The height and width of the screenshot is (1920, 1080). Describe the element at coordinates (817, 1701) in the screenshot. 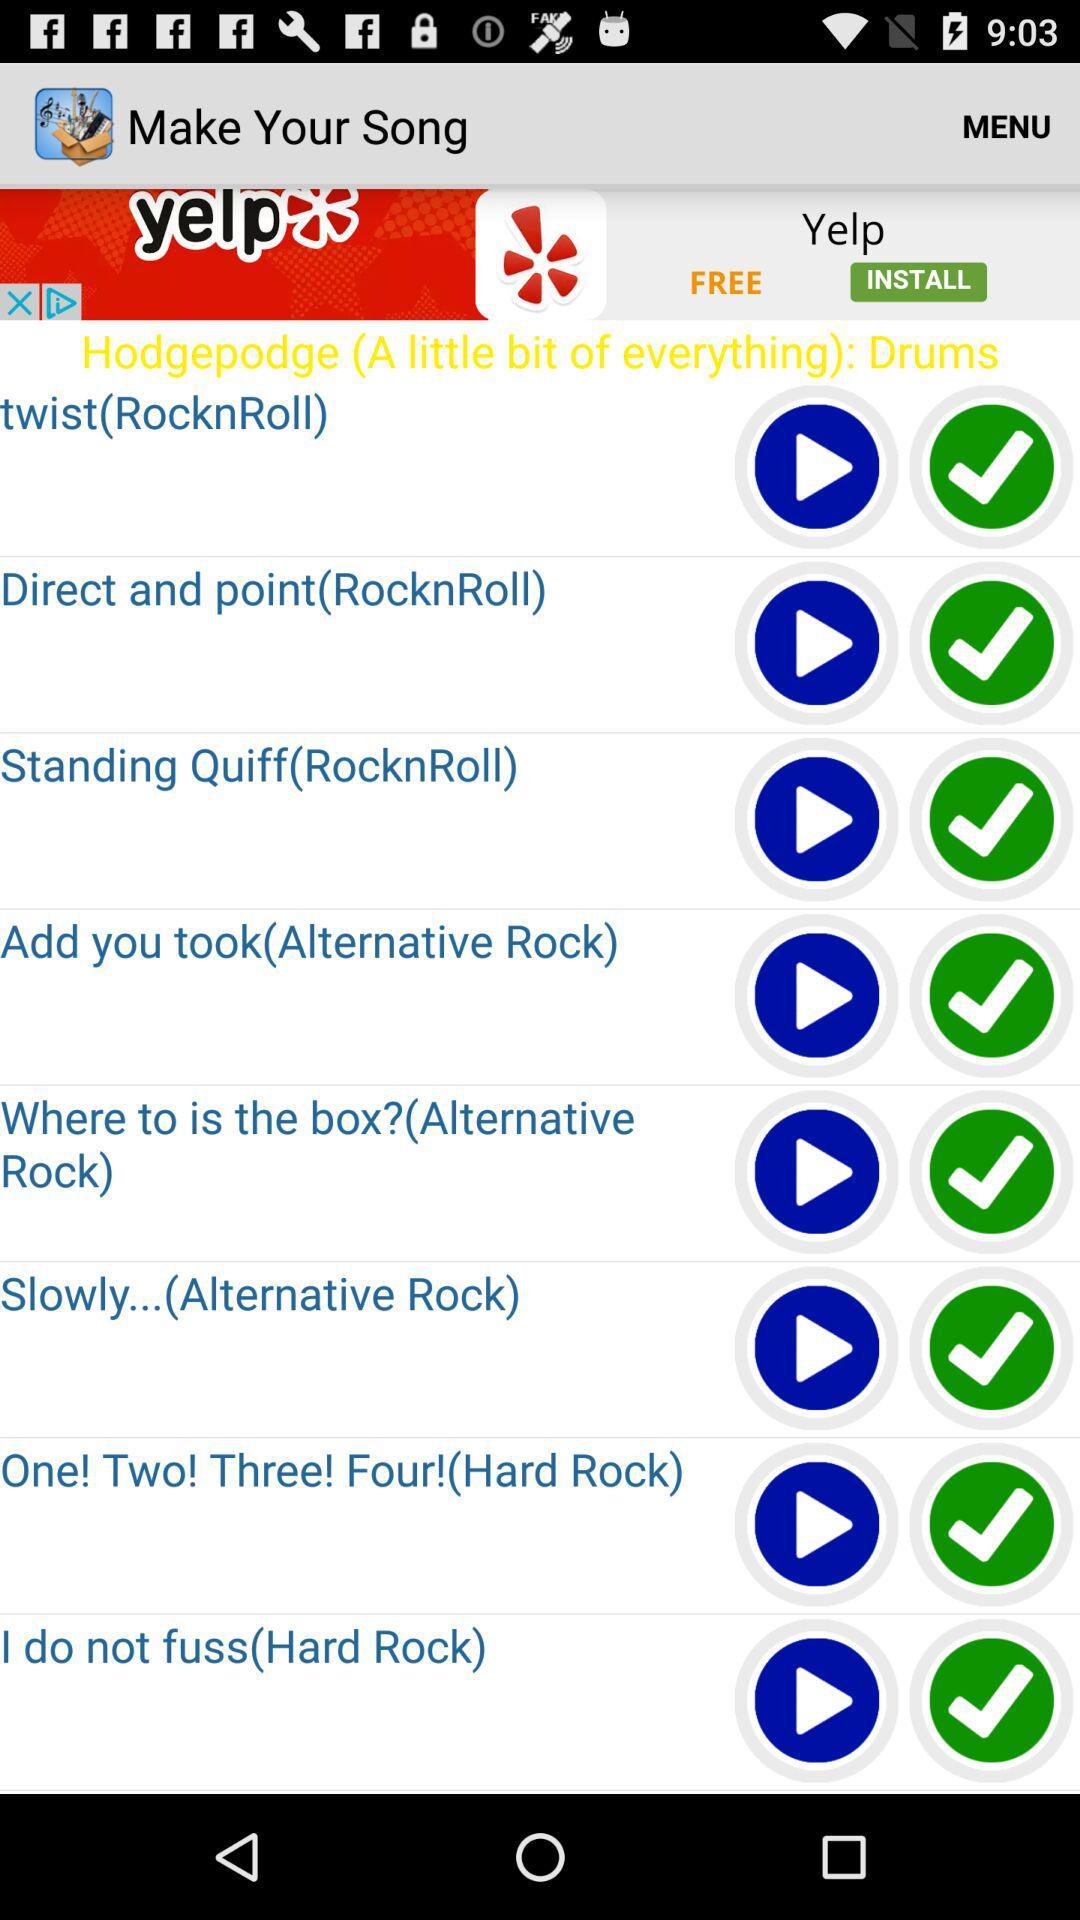

I see `i do not fuss` at that location.